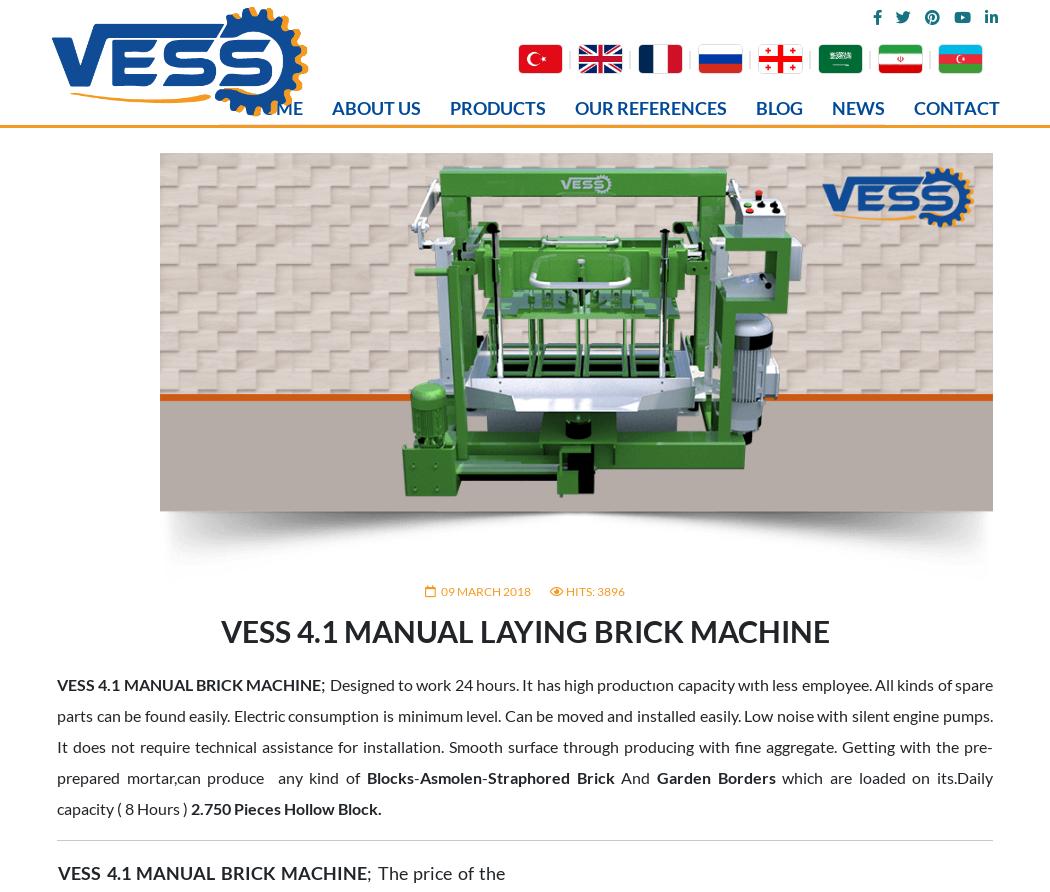  I want to click on 'CLICK FOR CAMPAIGN VESS 4.1 MANUAL BRICK MACHINE', so click(279, 639).